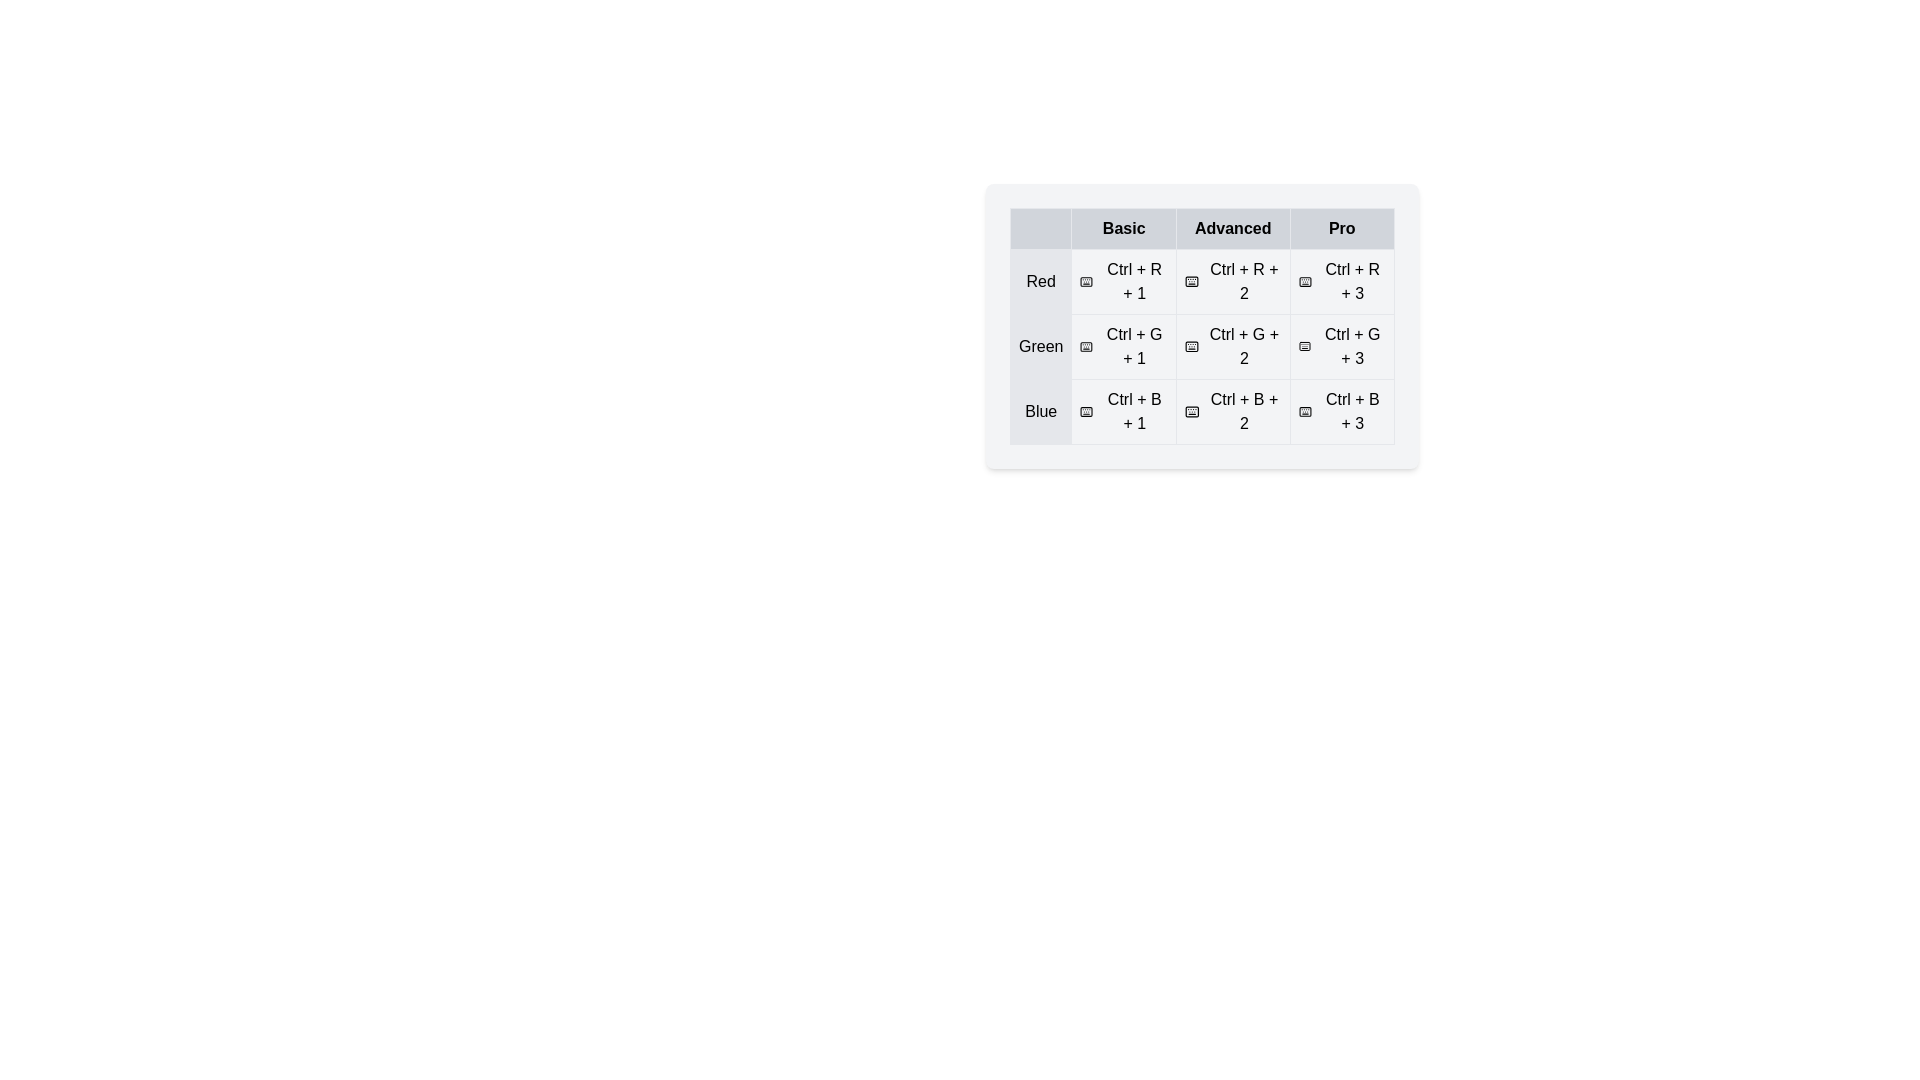 This screenshot has height=1080, width=1920. What do you see at coordinates (1201, 227) in the screenshot?
I see `the Text Label Group which serves as the category header for the columns labeled 'Red,' 'Green,' and 'Blue' in the table` at bounding box center [1201, 227].